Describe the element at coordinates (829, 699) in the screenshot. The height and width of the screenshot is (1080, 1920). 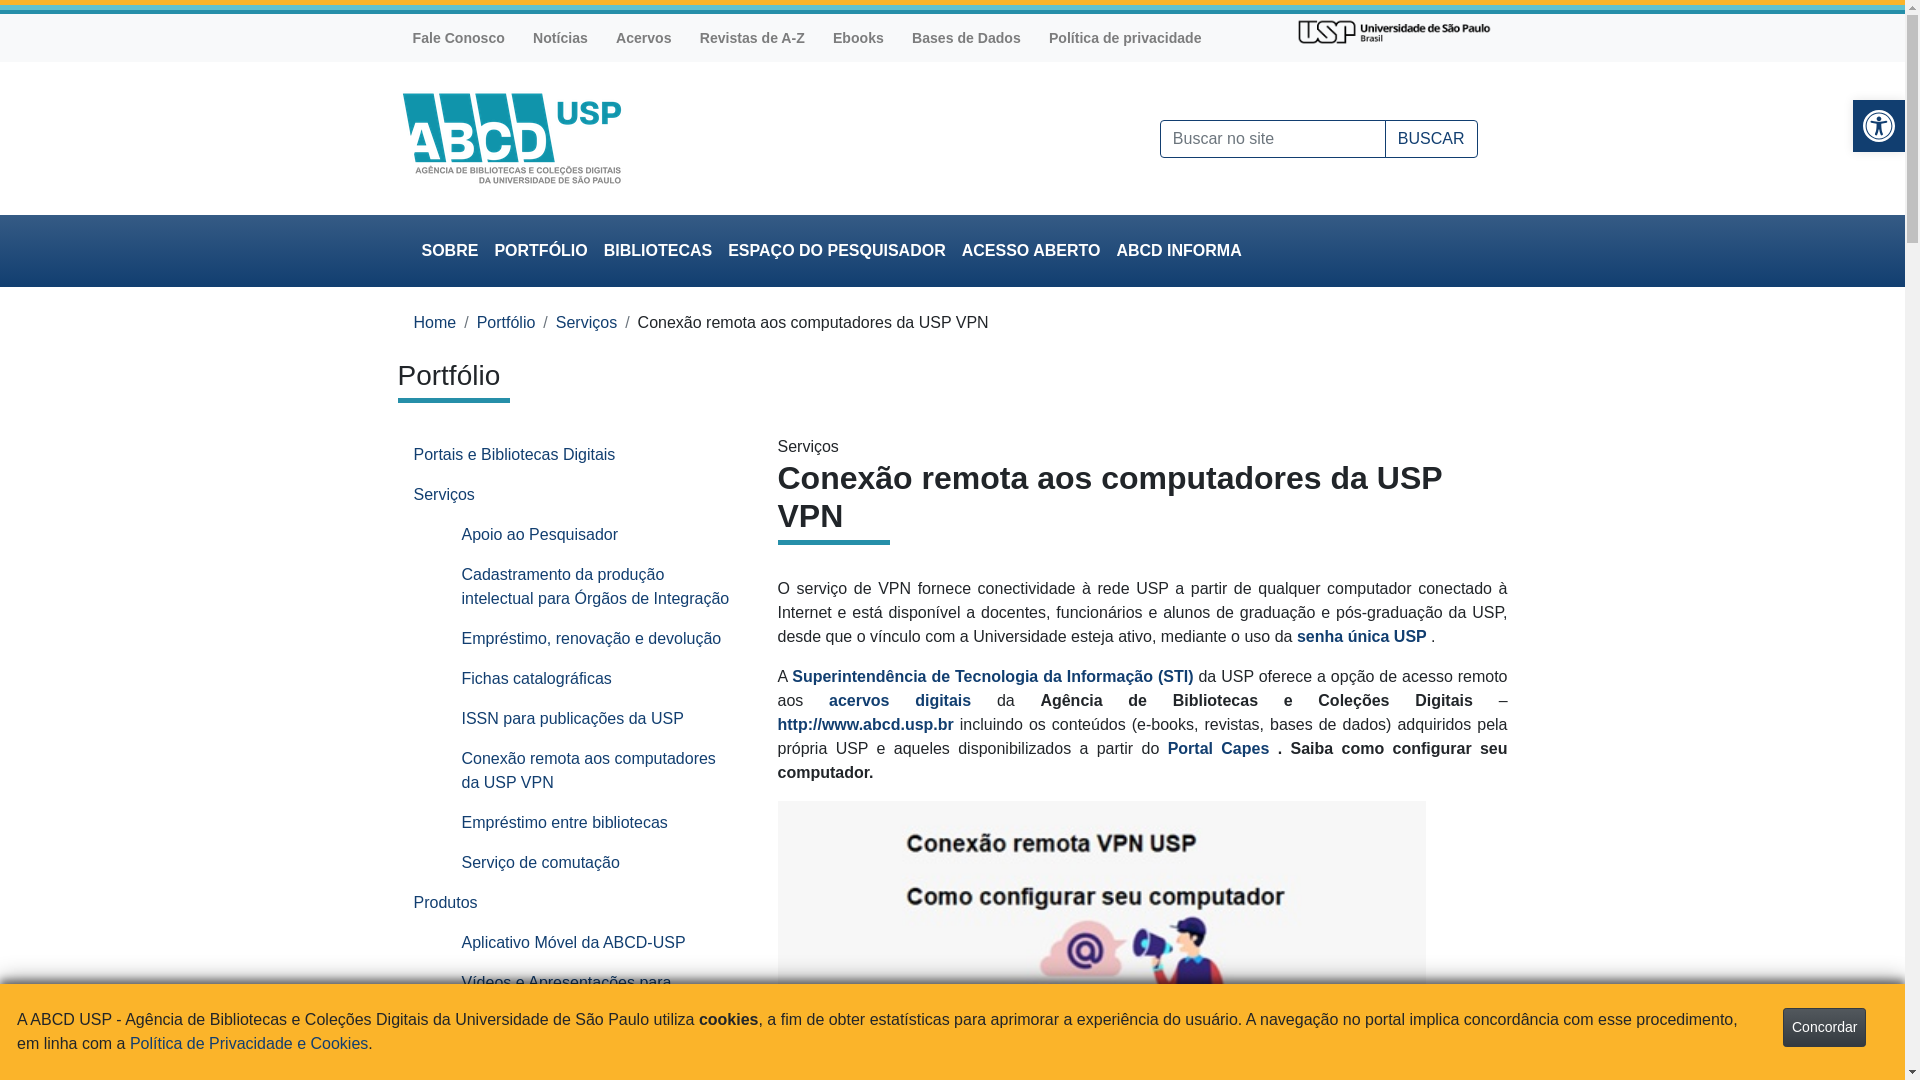
I see `'acervos digitais'` at that location.